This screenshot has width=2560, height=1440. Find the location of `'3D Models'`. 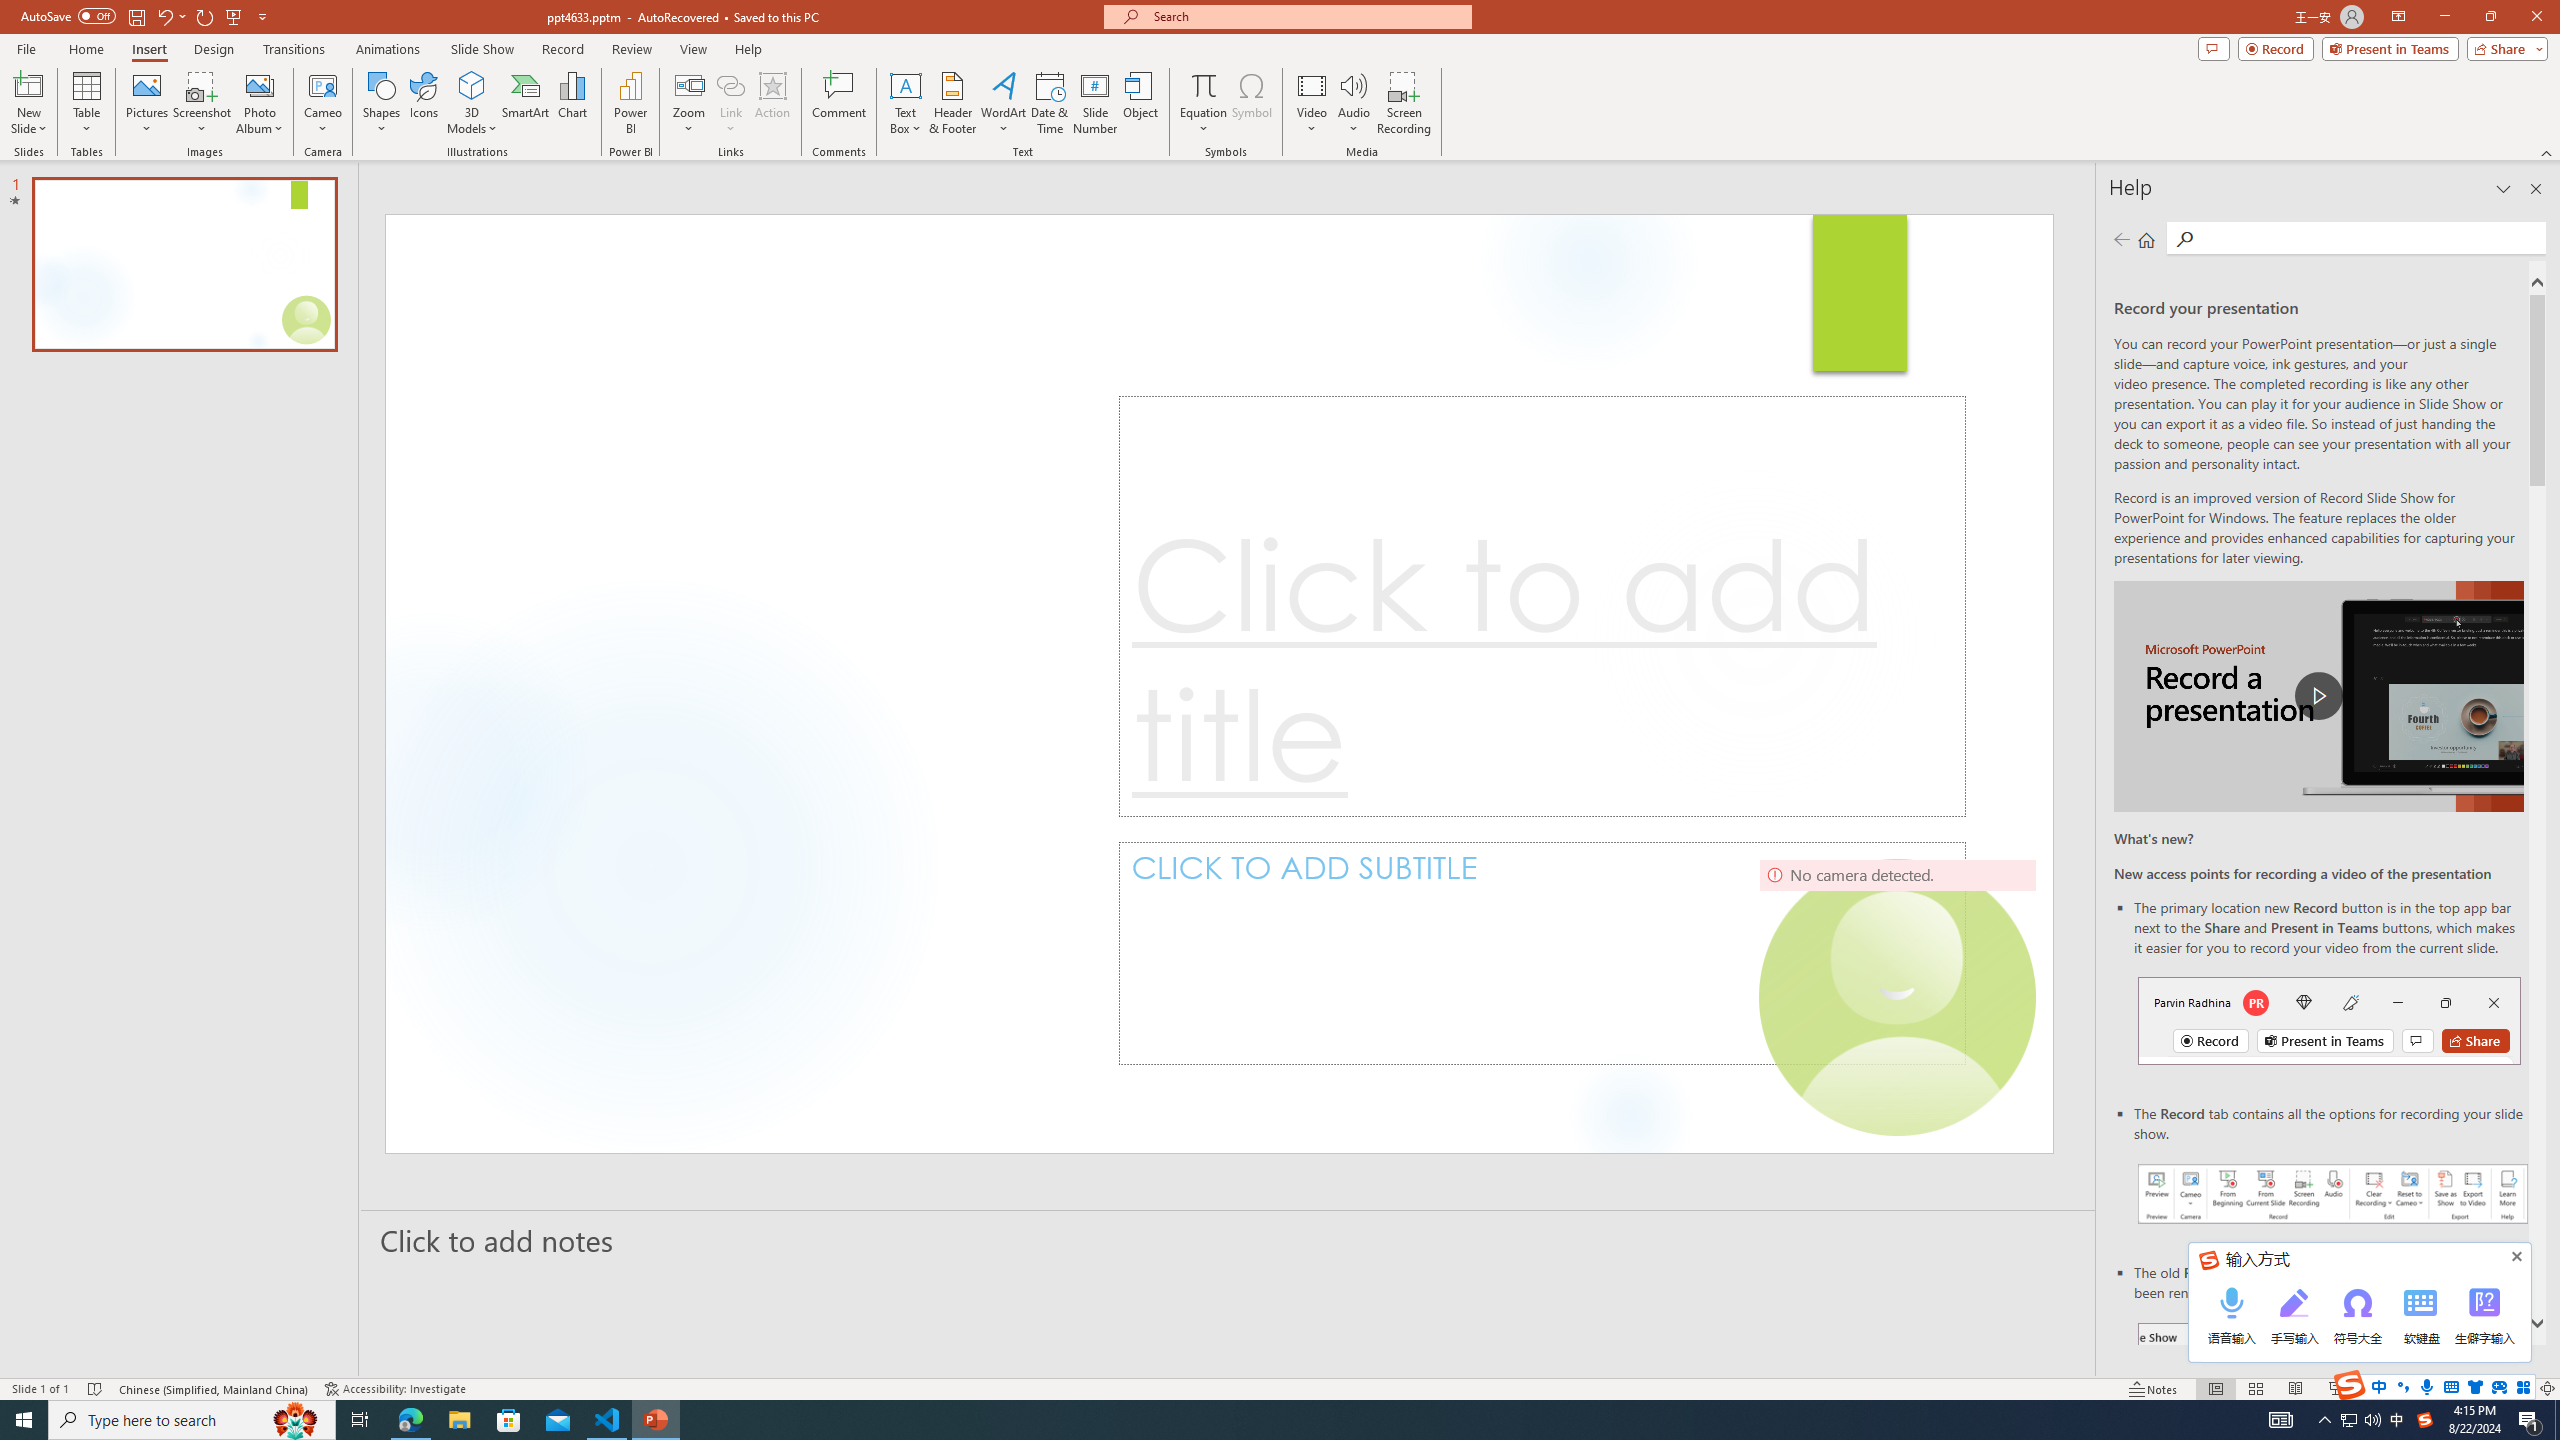

'3D Models' is located at coordinates (472, 103).